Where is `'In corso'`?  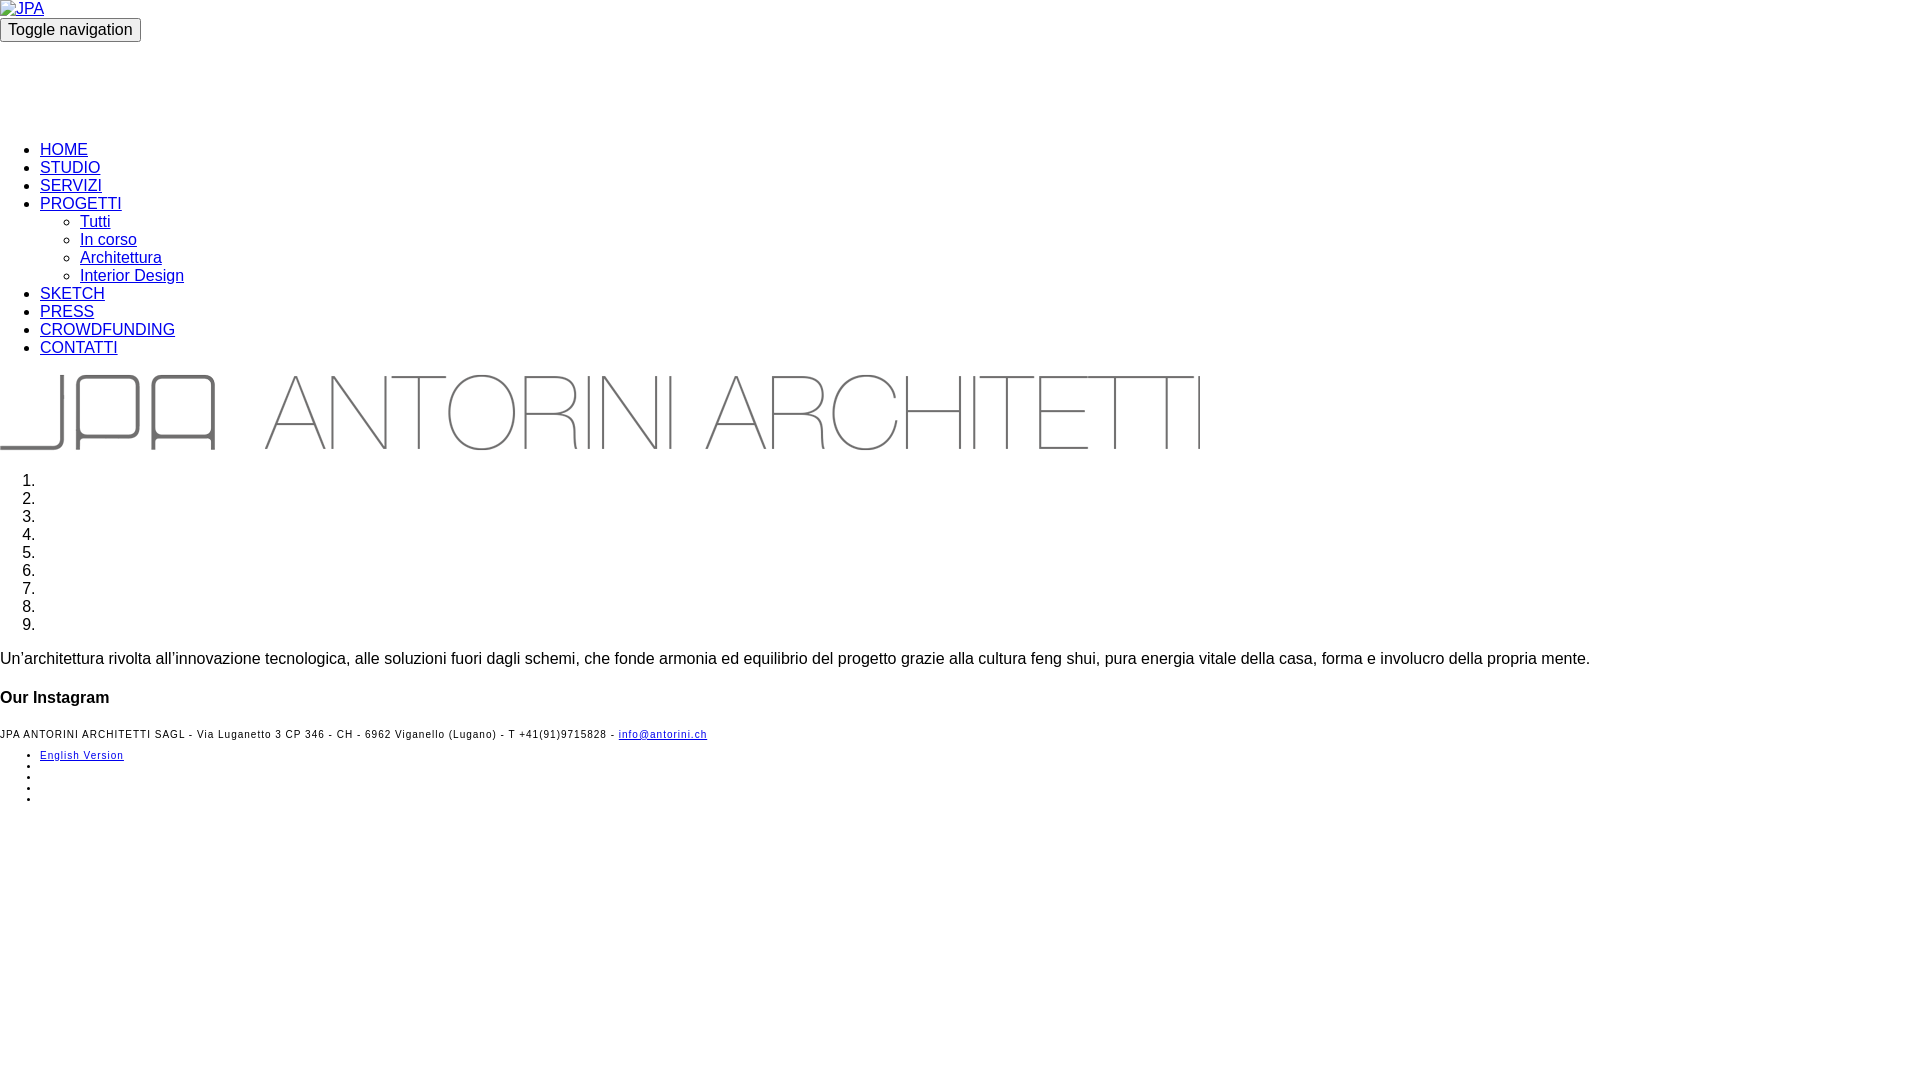 'In corso' is located at coordinates (107, 238).